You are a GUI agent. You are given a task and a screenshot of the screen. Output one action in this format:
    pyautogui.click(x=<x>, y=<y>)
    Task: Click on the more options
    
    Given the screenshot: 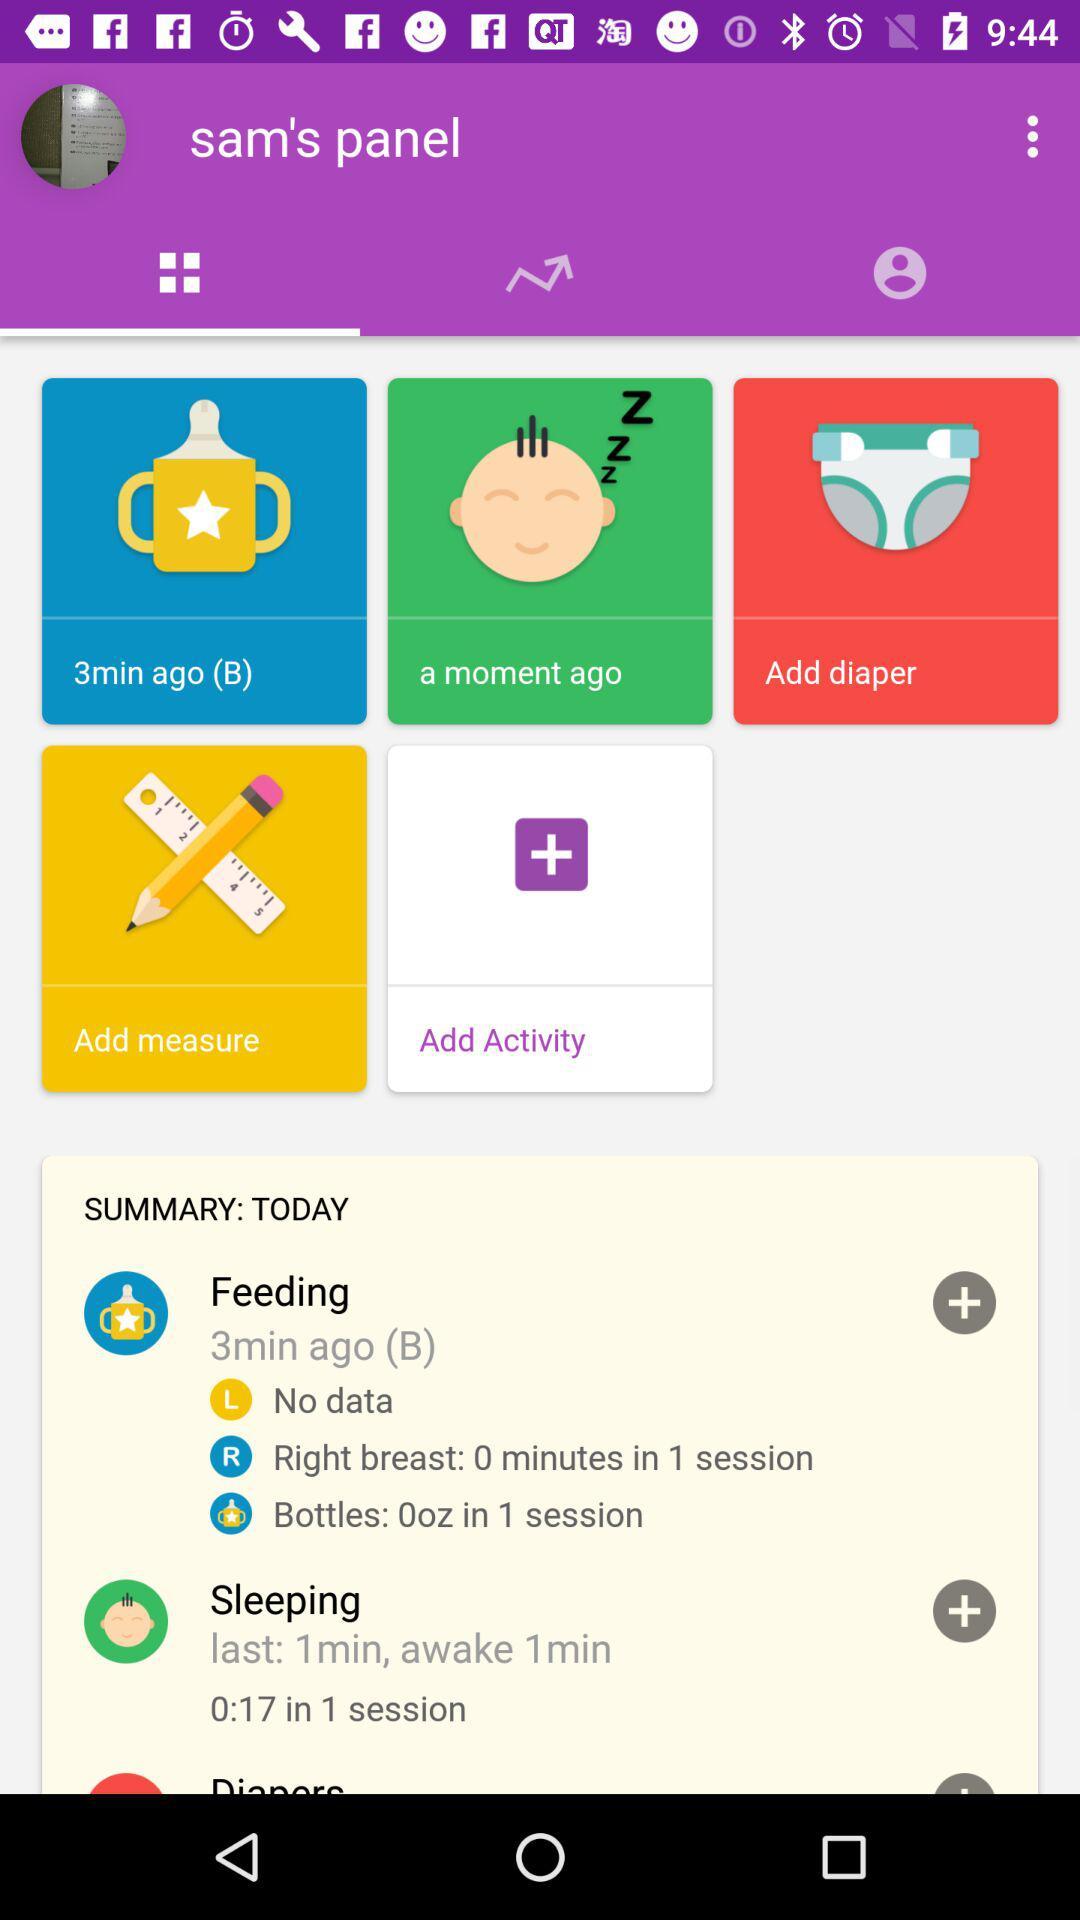 What is the action you would take?
    pyautogui.click(x=1011, y=135)
    